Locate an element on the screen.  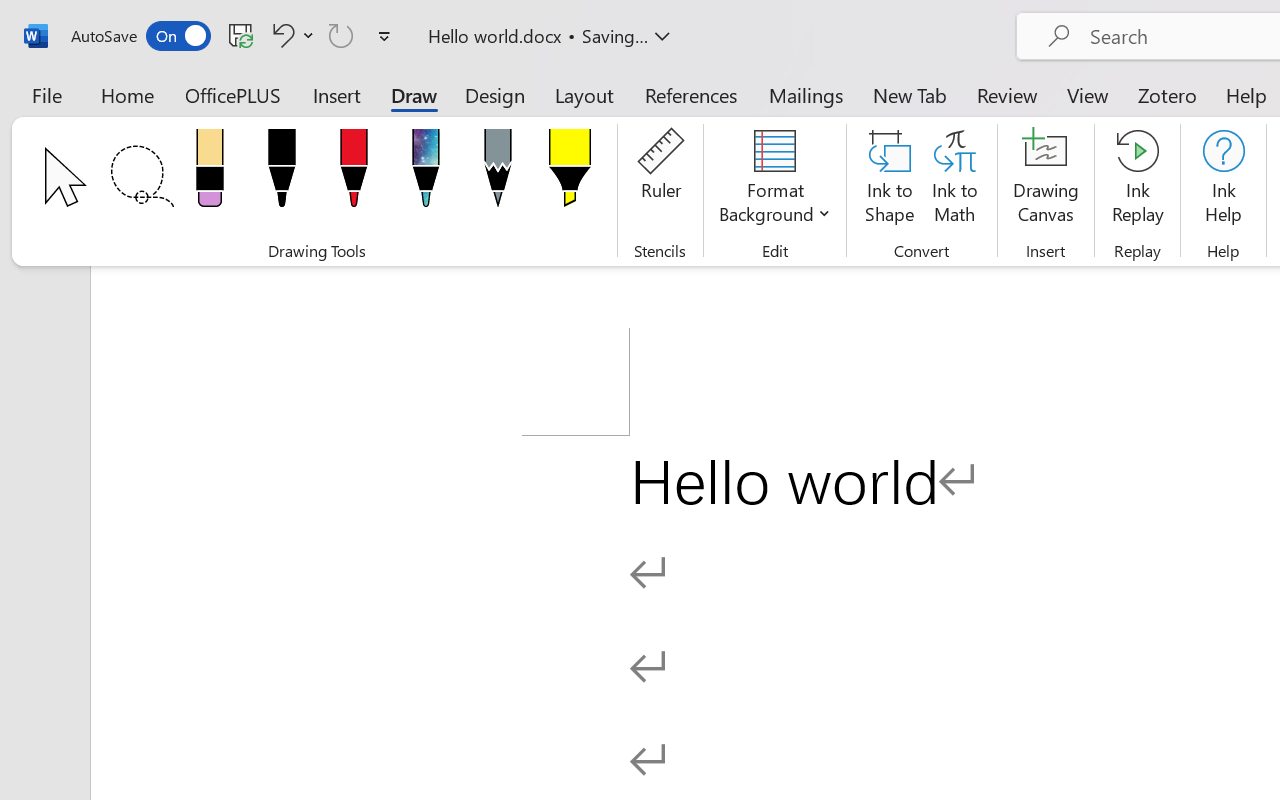
'Design' is located at coordinates (495, 94).